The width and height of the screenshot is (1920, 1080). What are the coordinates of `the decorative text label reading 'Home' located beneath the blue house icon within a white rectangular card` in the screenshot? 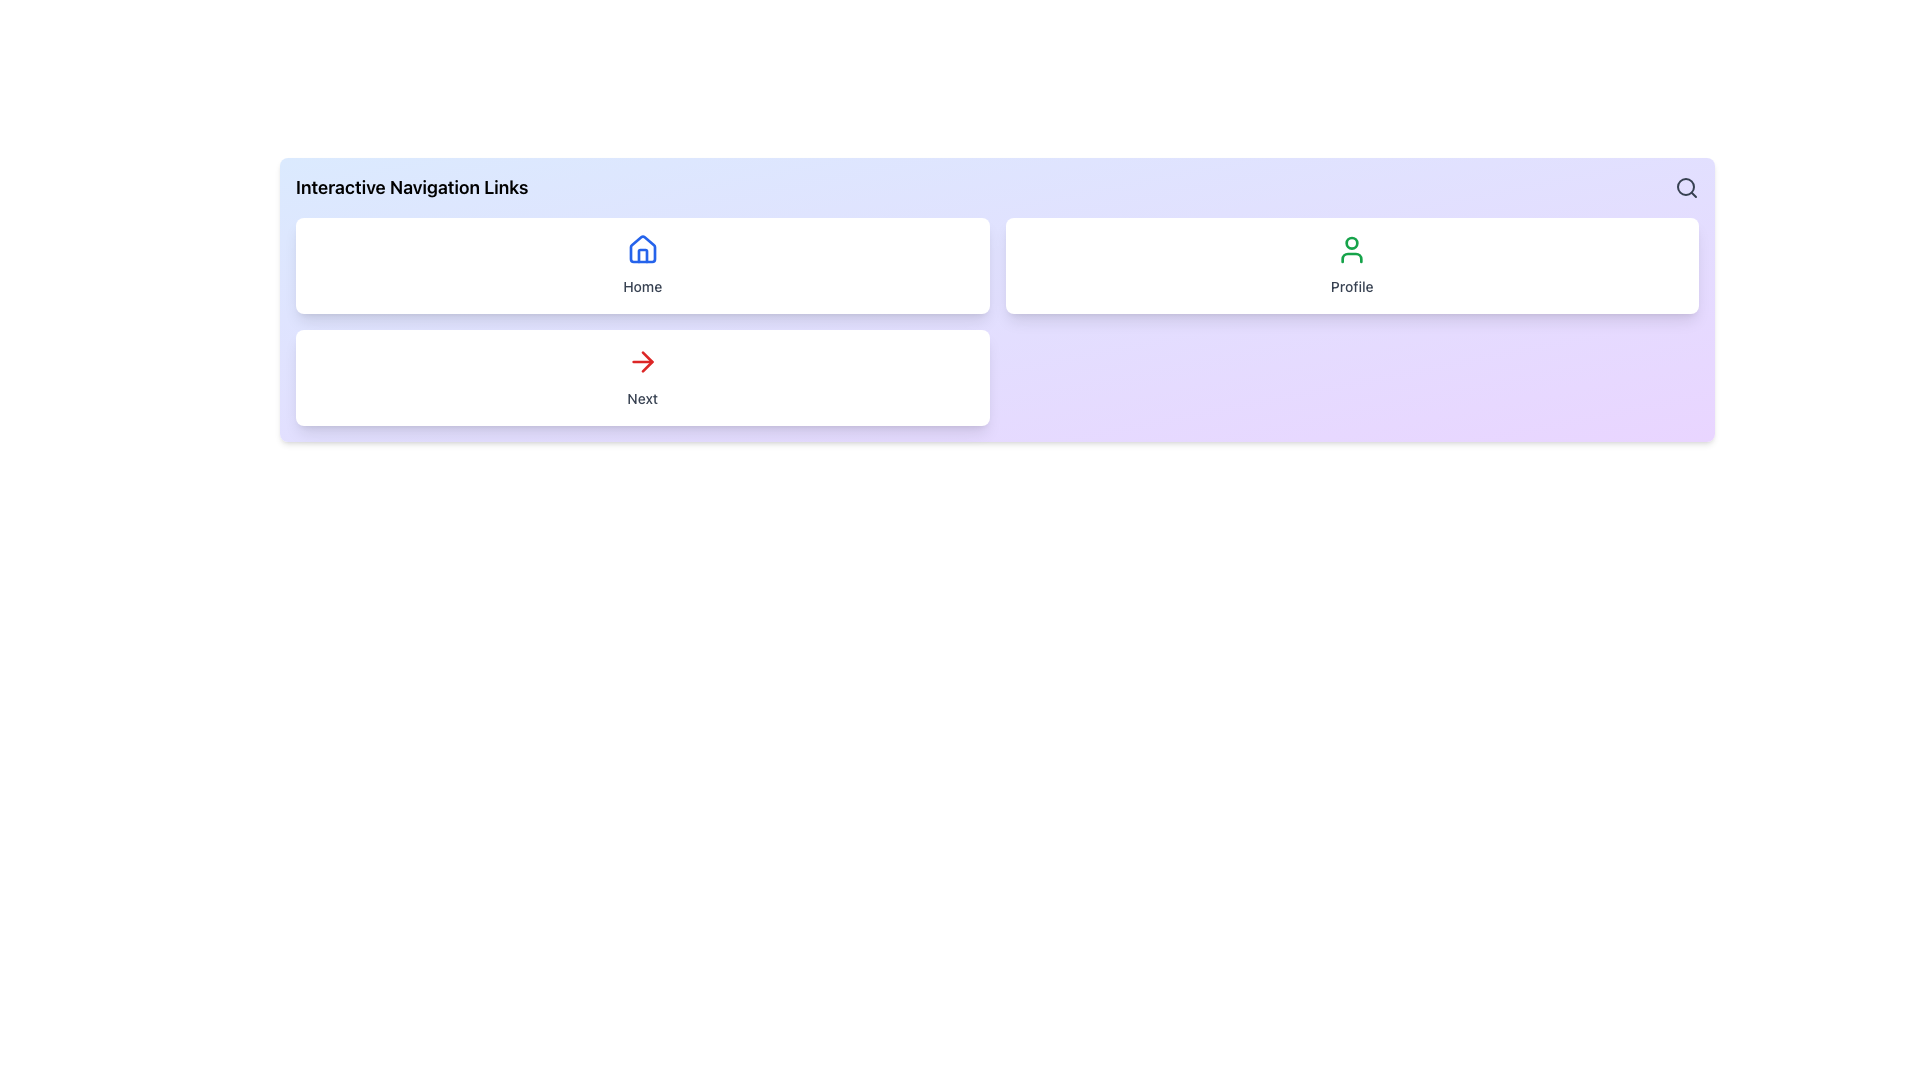 It's located at (642, 286).